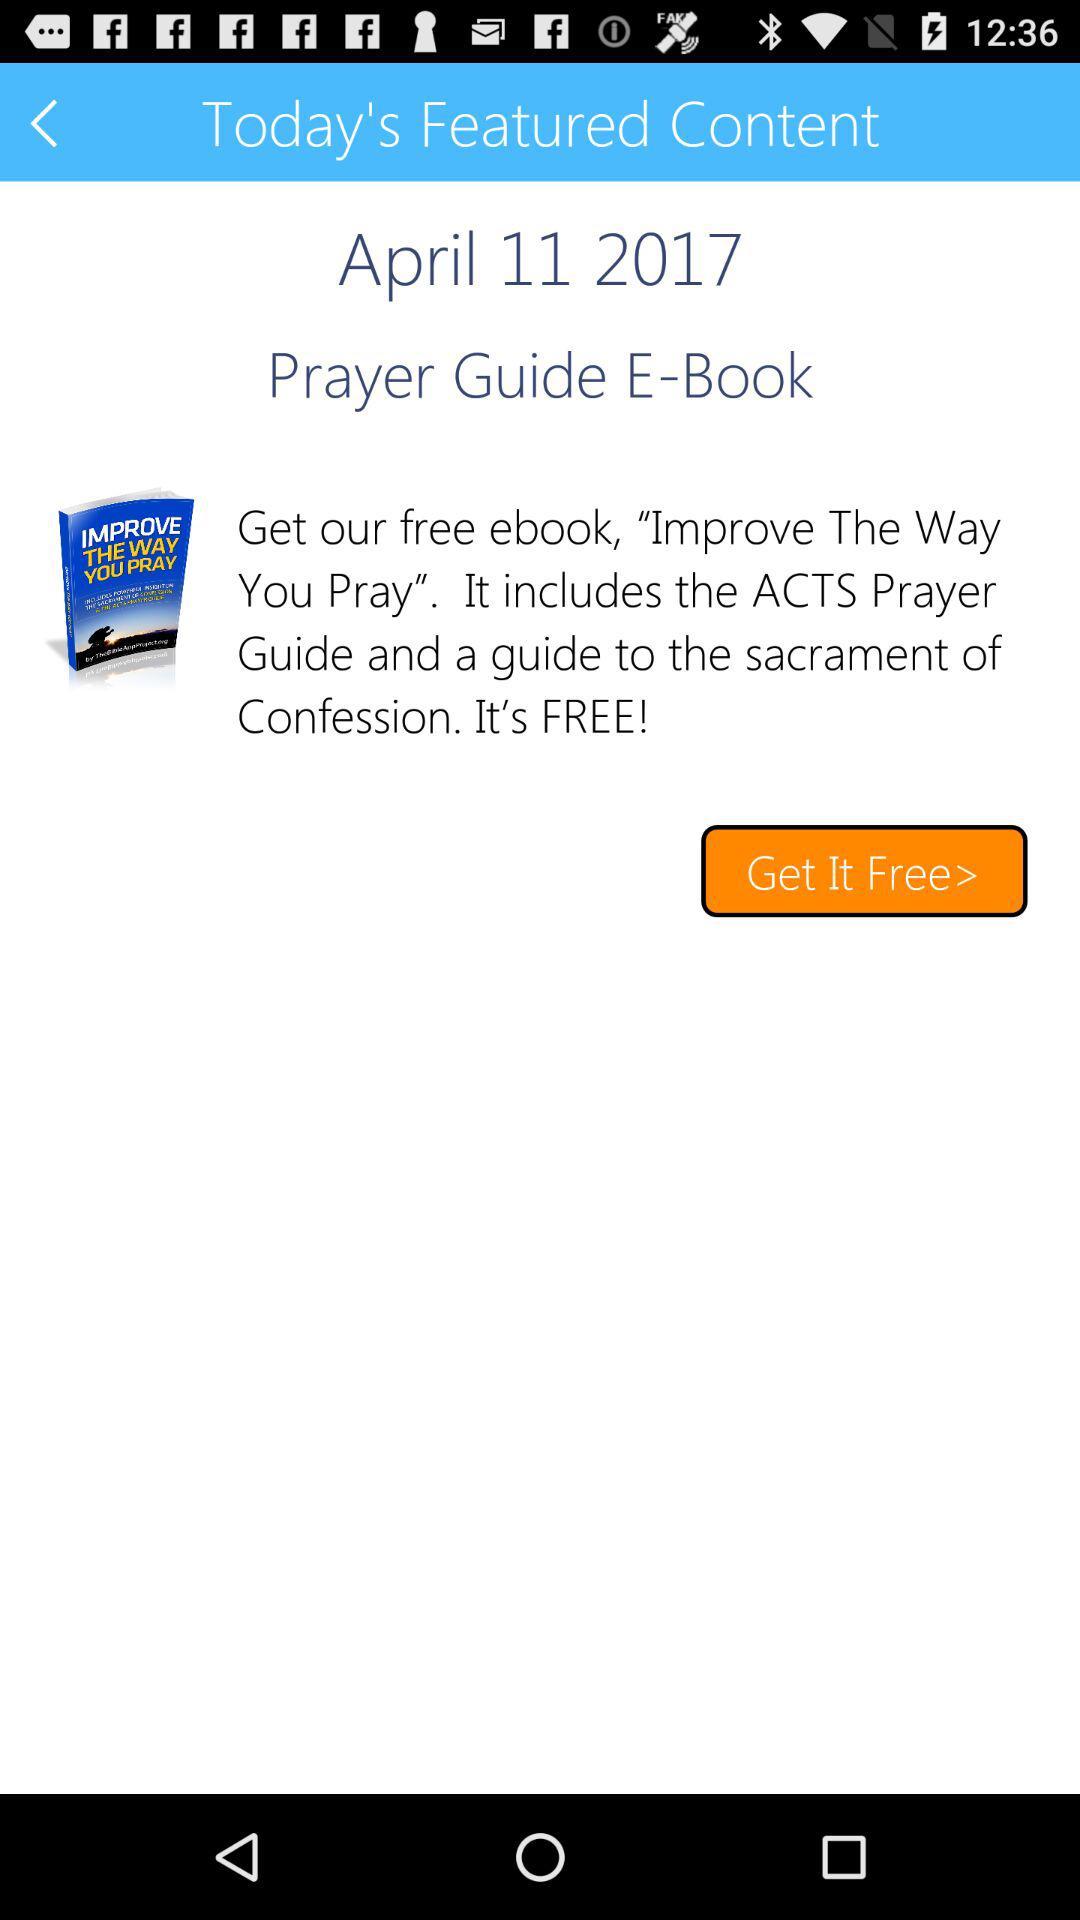 The height and width of the screenshot is (1920, 1080). Describe the element at coordinates (45, 121) in the screenshot. I see `go back` at that location.